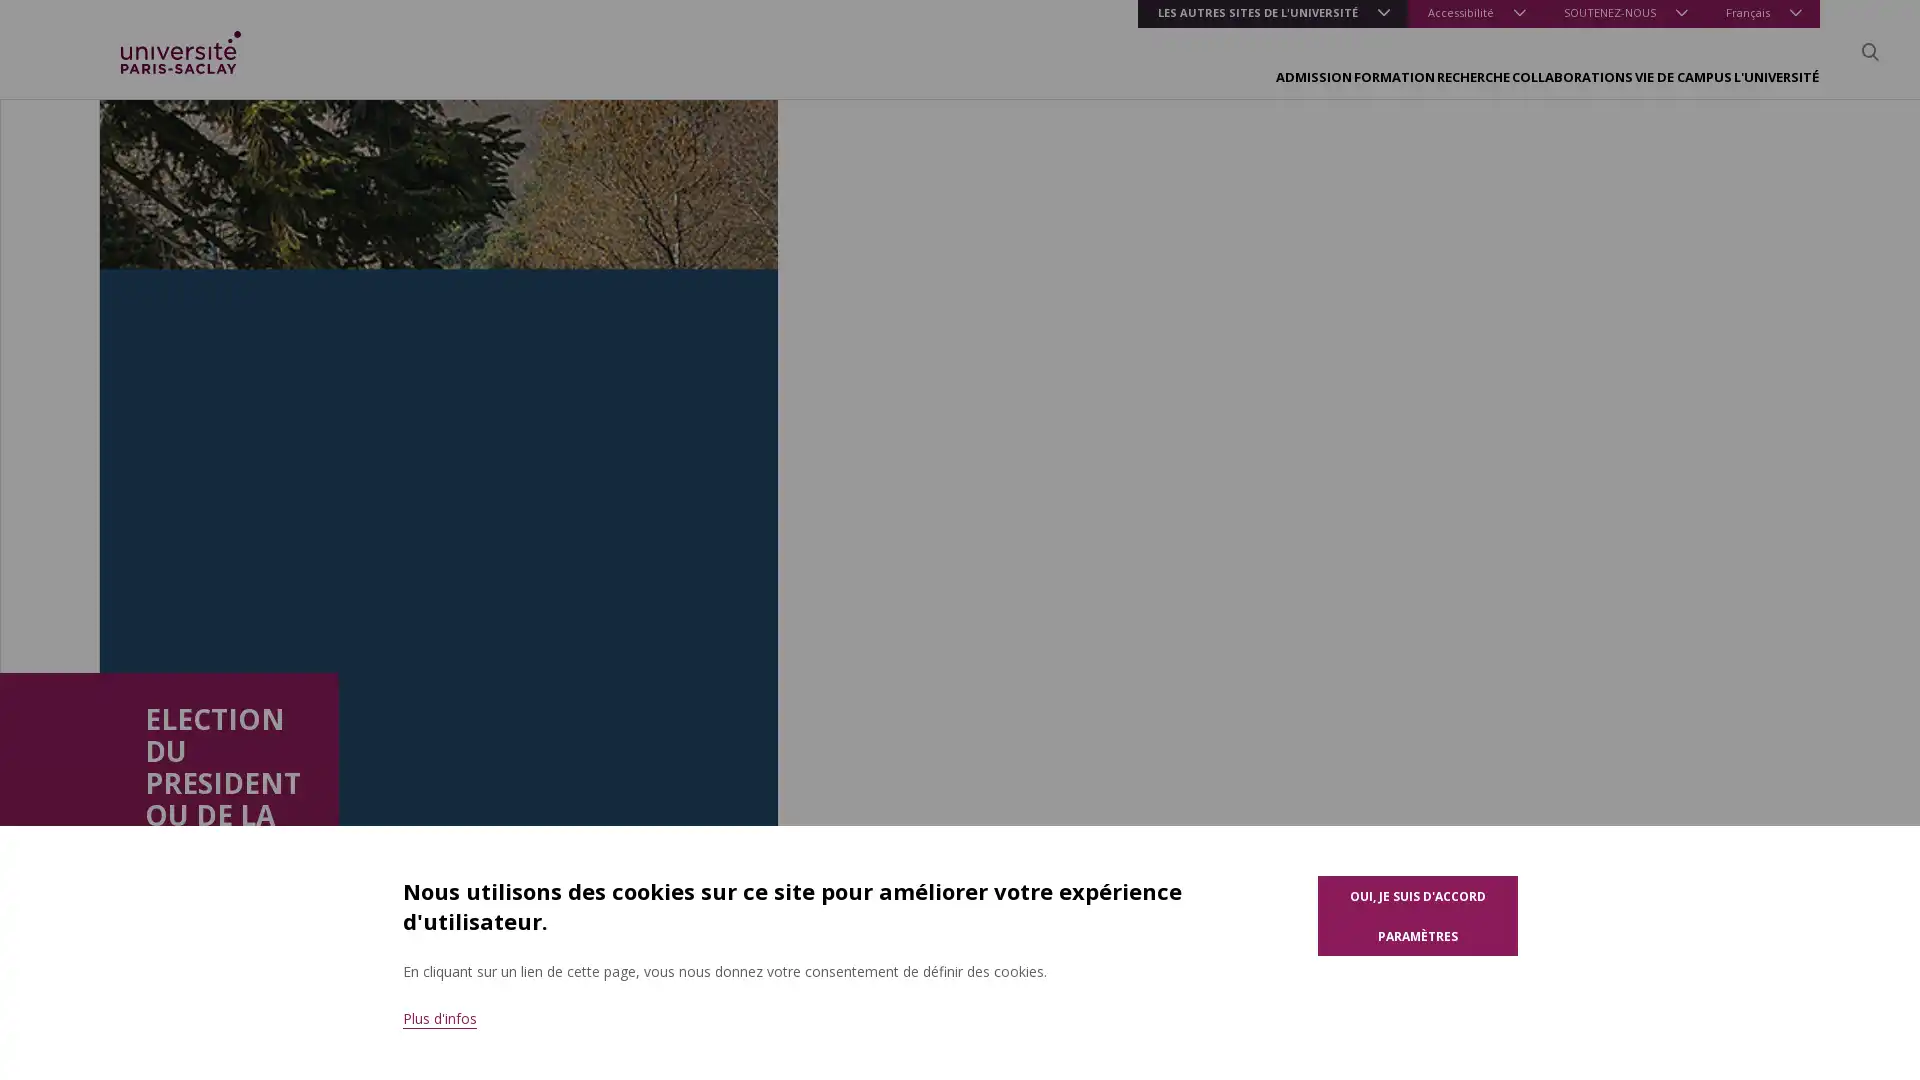 The width and height of the screenshot is (1920, 1080). Describe the element at coordinates (1415, 950) in the screenshot. I see `Parametres des cookies` at that location.